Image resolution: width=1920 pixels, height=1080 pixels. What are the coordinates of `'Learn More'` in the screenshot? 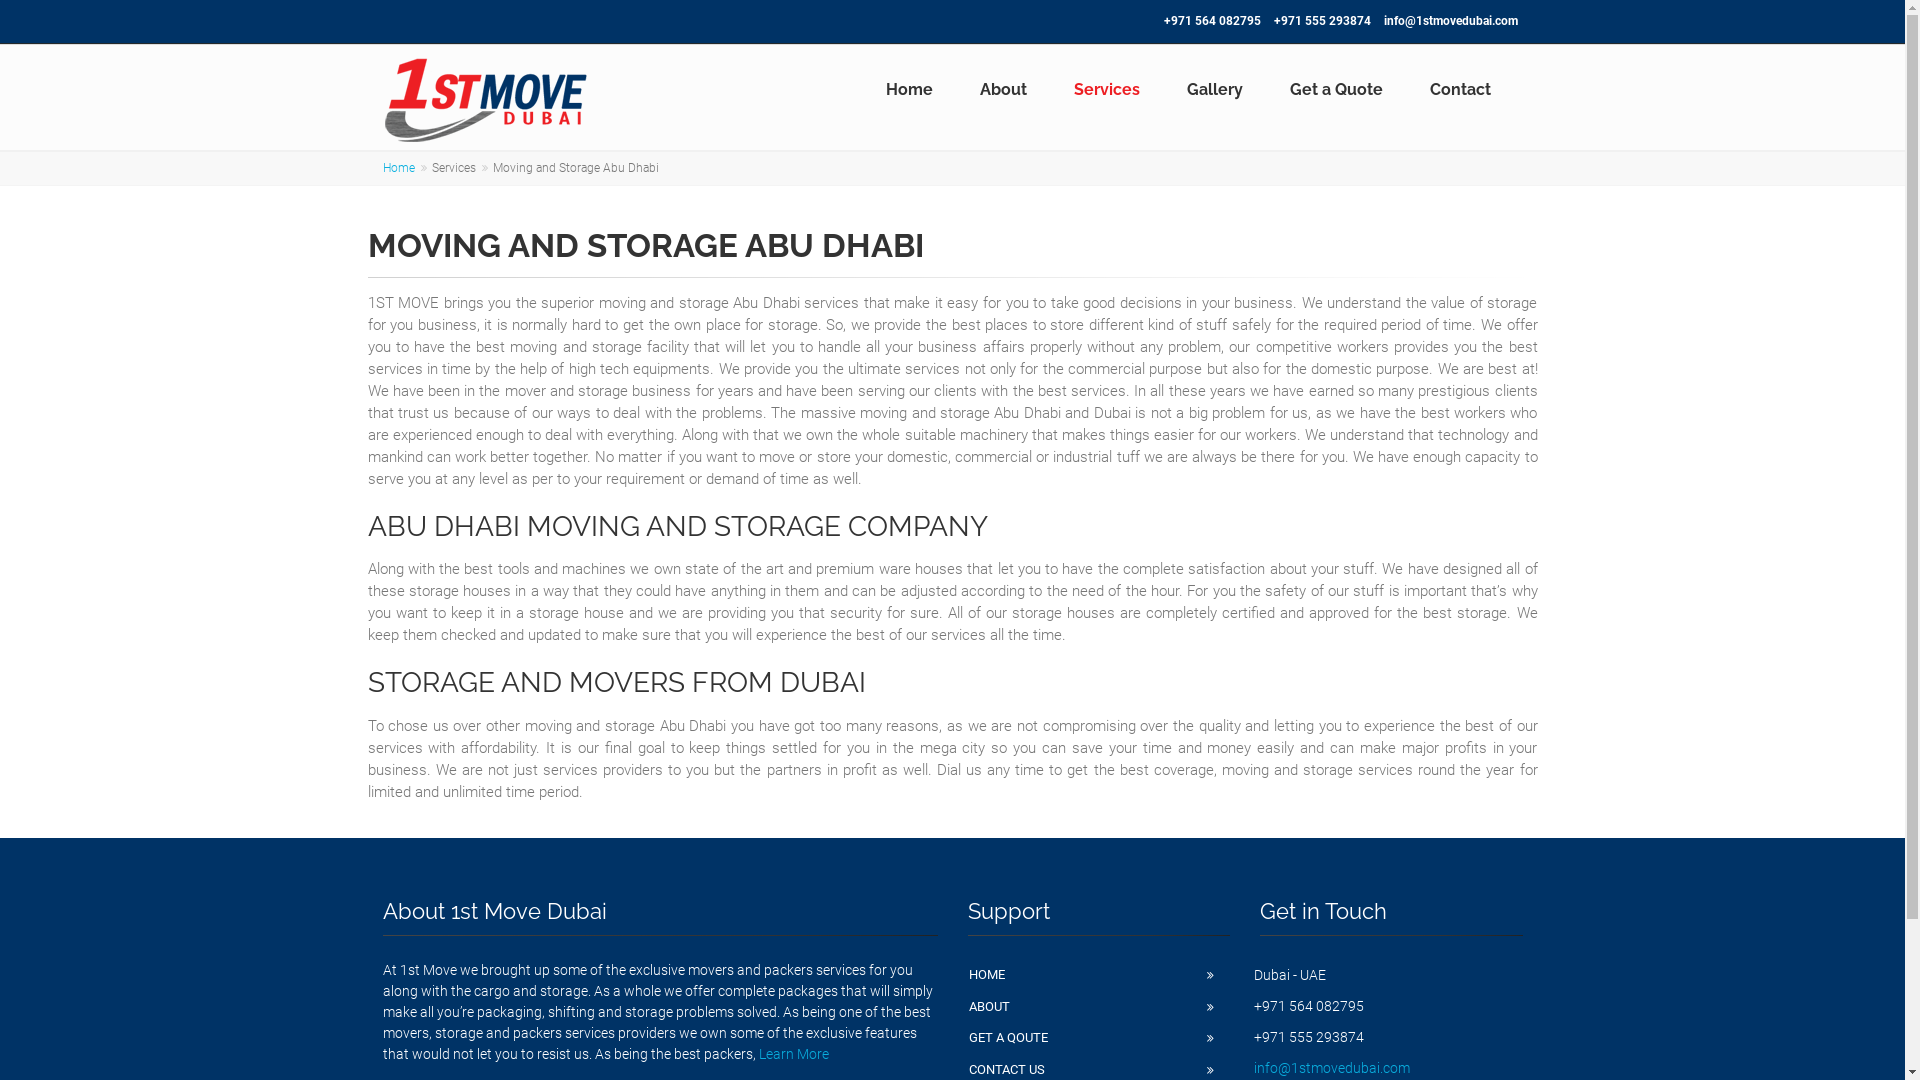 It's located at (791, 1052).